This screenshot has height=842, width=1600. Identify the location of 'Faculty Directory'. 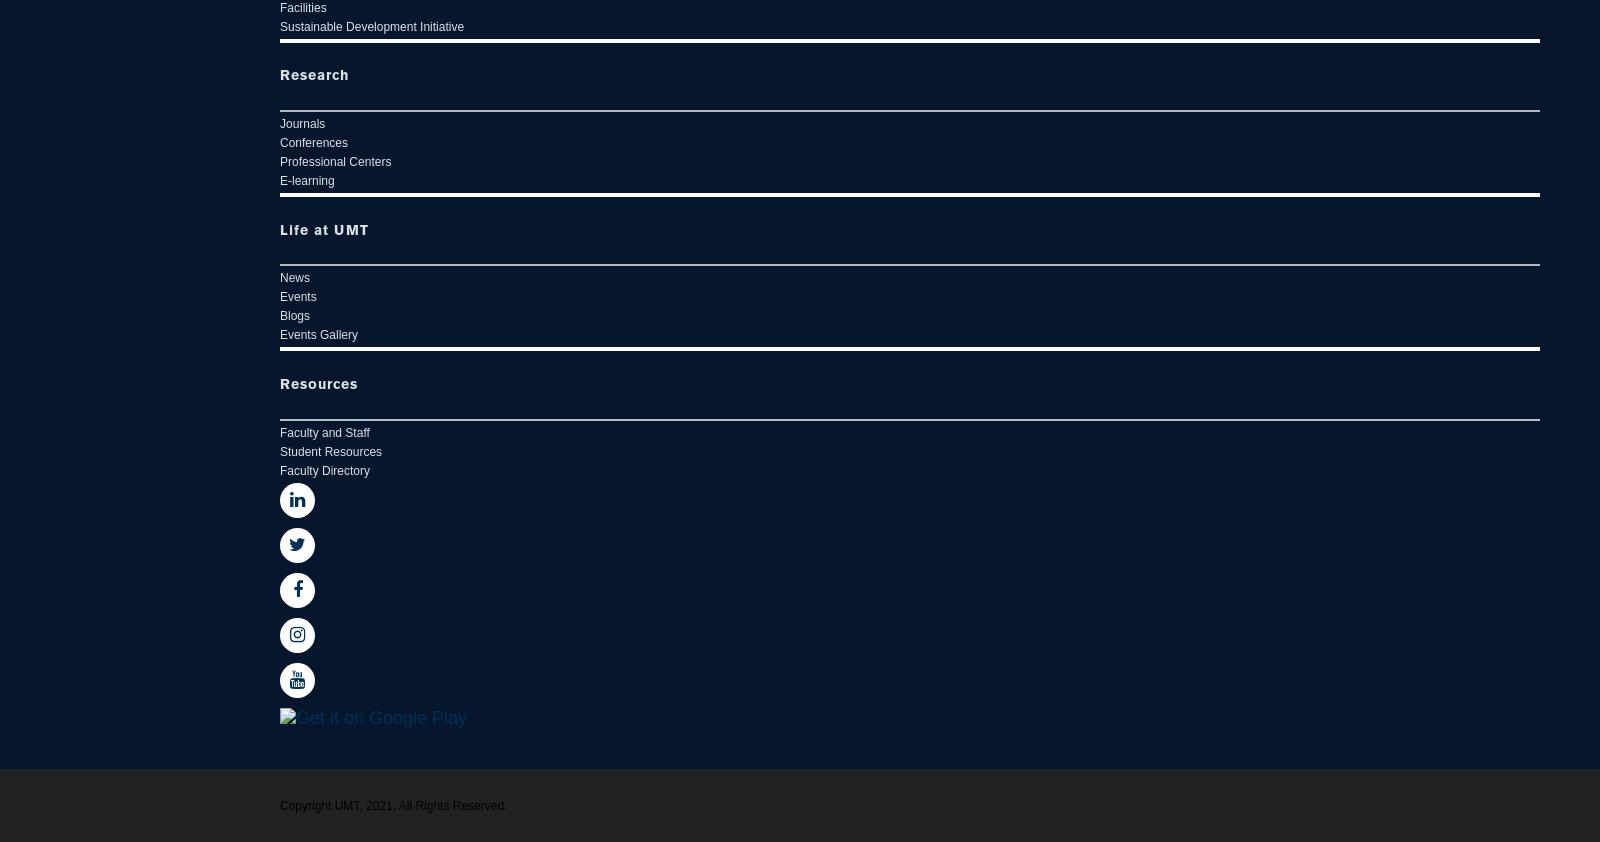
(324, 469).